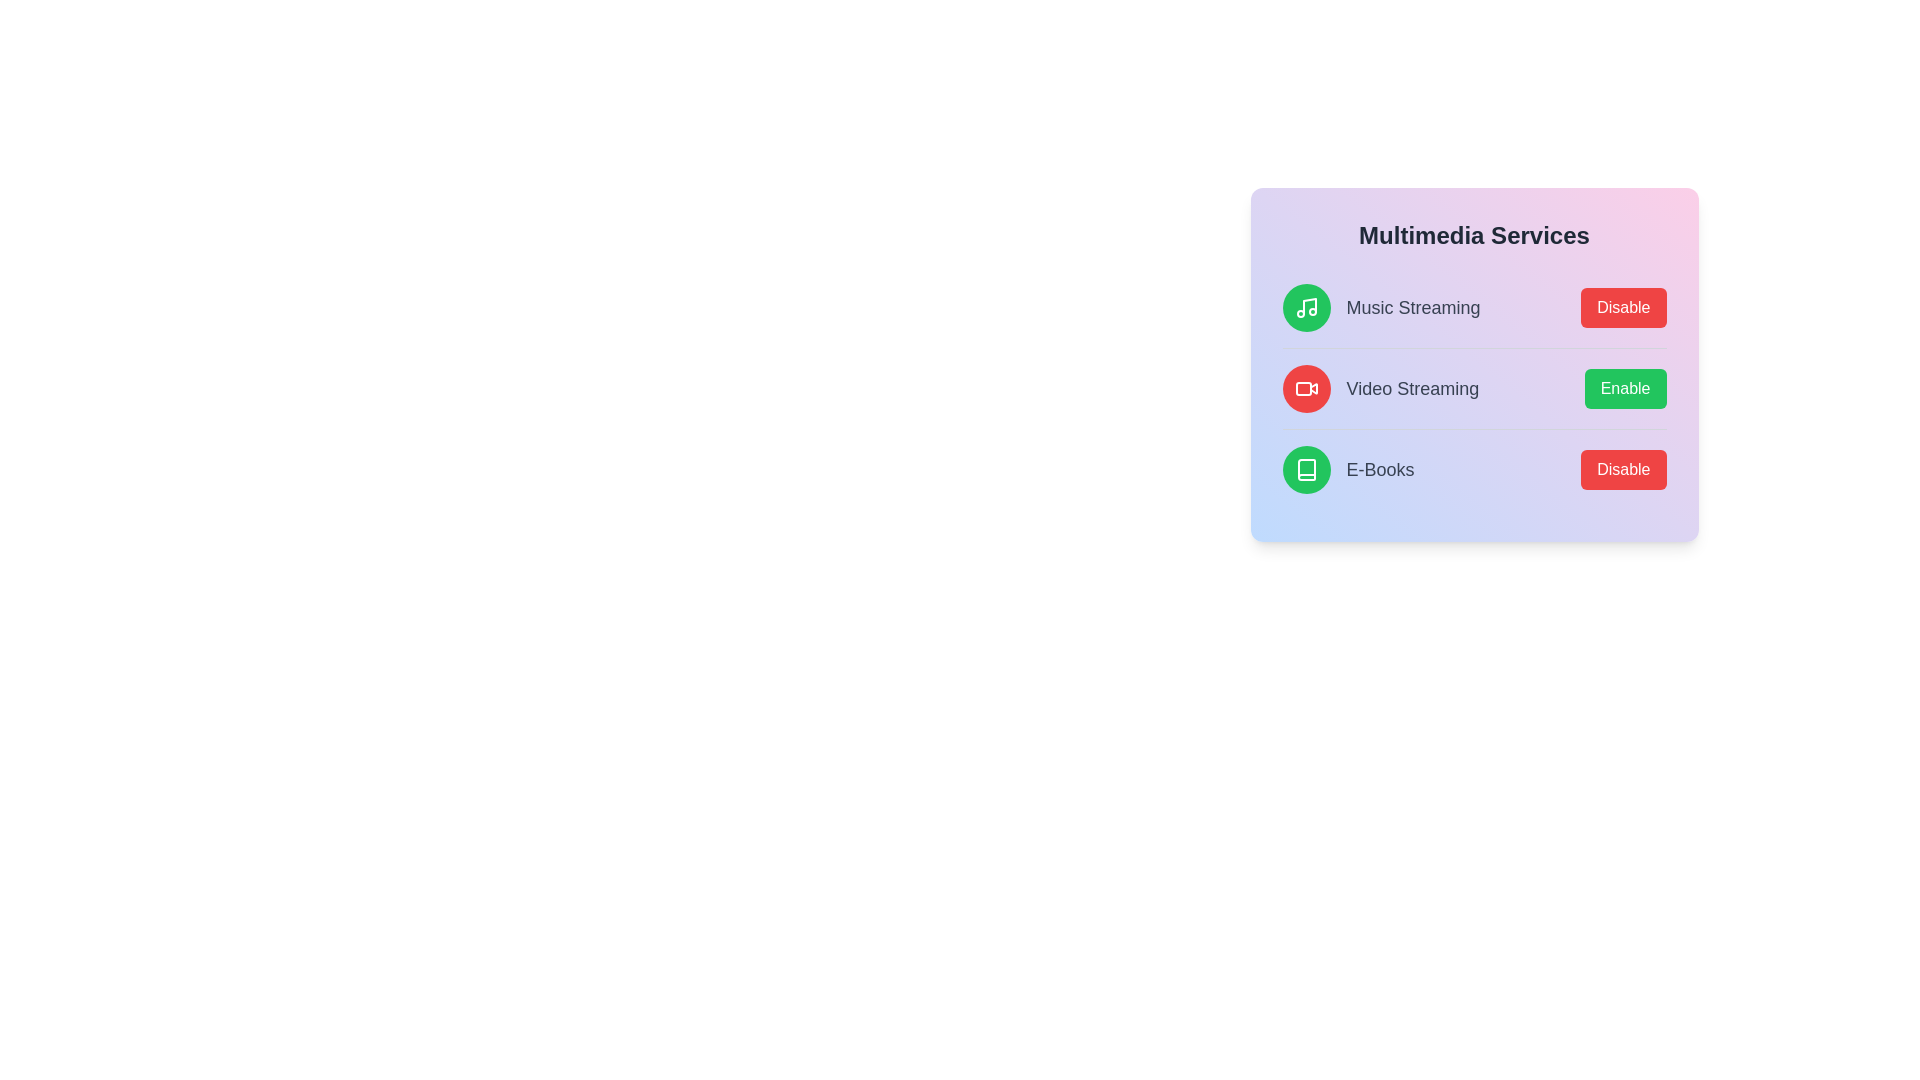 The width and height of the screenshot is (1920, 1080). Describe the element at coordinates (1625, 389) in the screenshot. I see `the service identified by video` at that location.